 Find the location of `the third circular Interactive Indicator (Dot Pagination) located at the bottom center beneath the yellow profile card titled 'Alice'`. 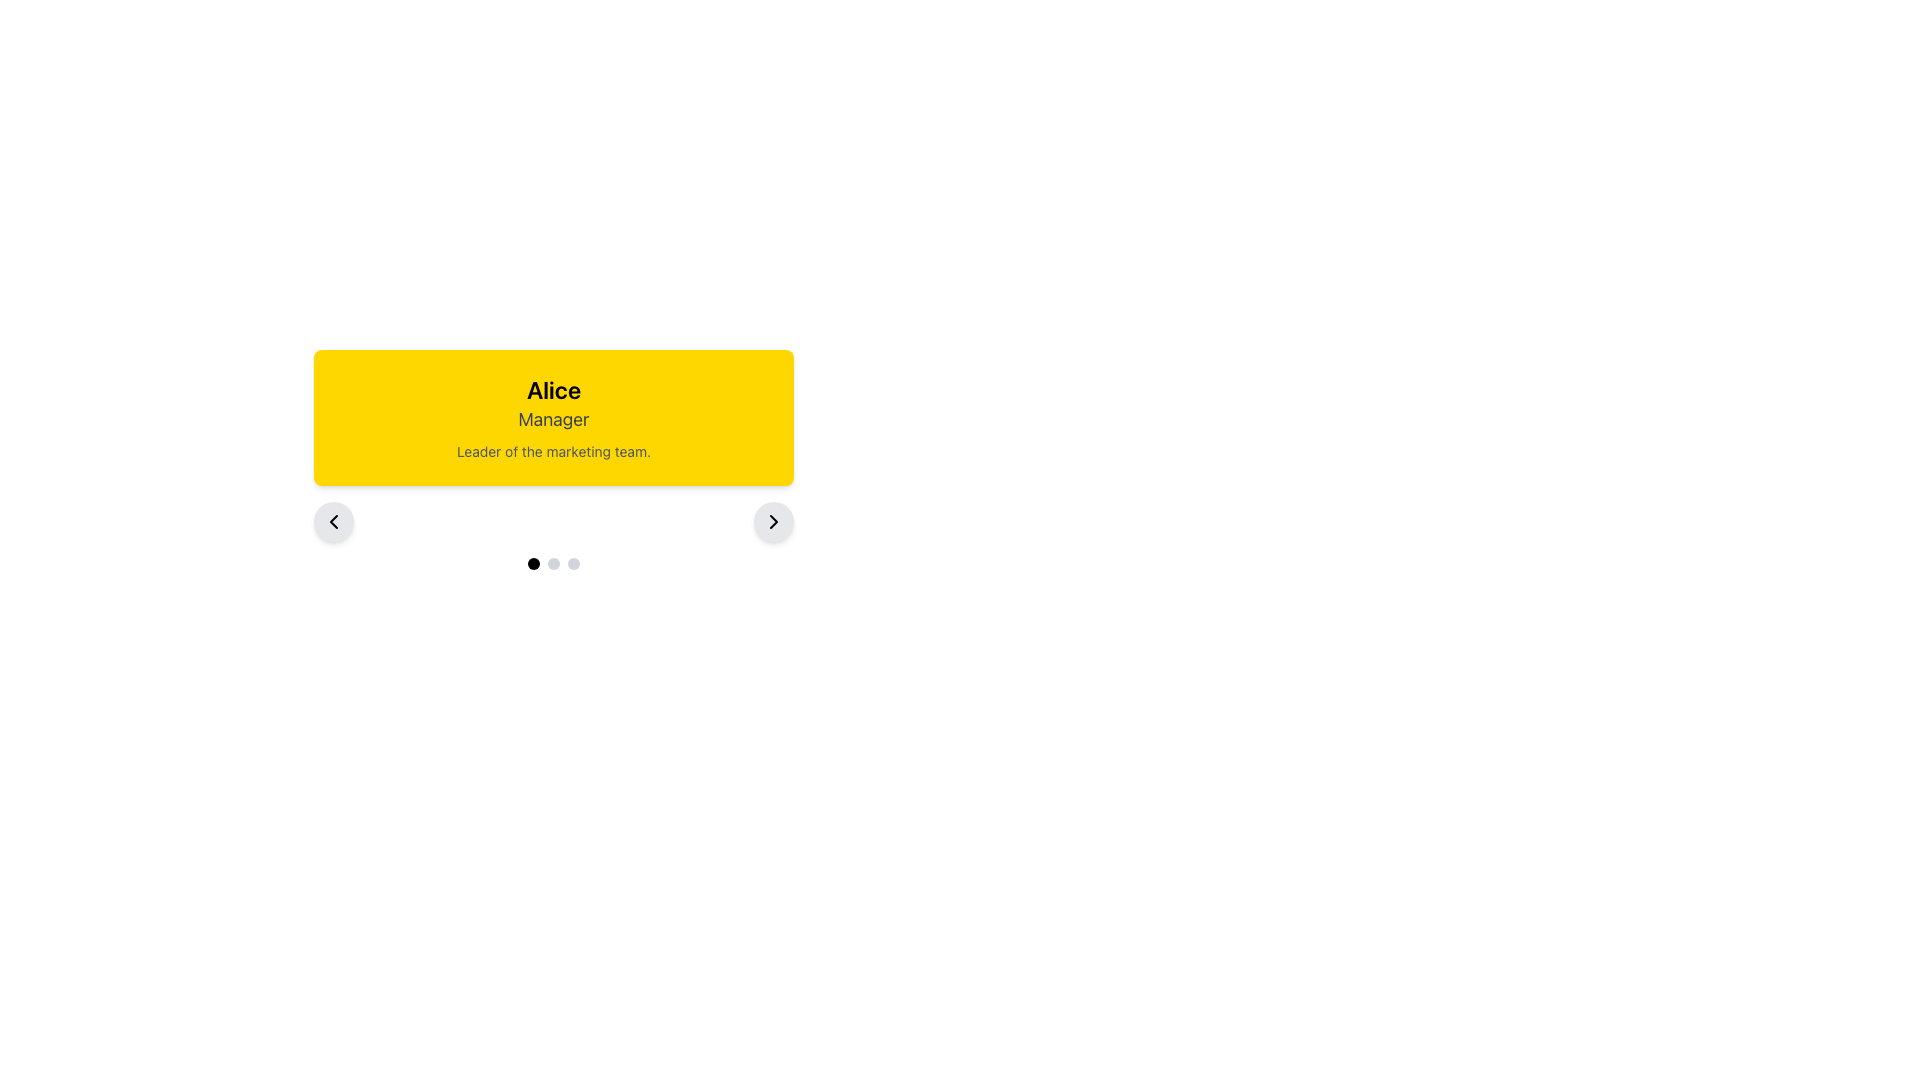

the third circular Interactive Indicator (Dot Pagination) located at the bottom center beneath the yellow profile card titled 'Alice' is located at coordinates (573, 563).